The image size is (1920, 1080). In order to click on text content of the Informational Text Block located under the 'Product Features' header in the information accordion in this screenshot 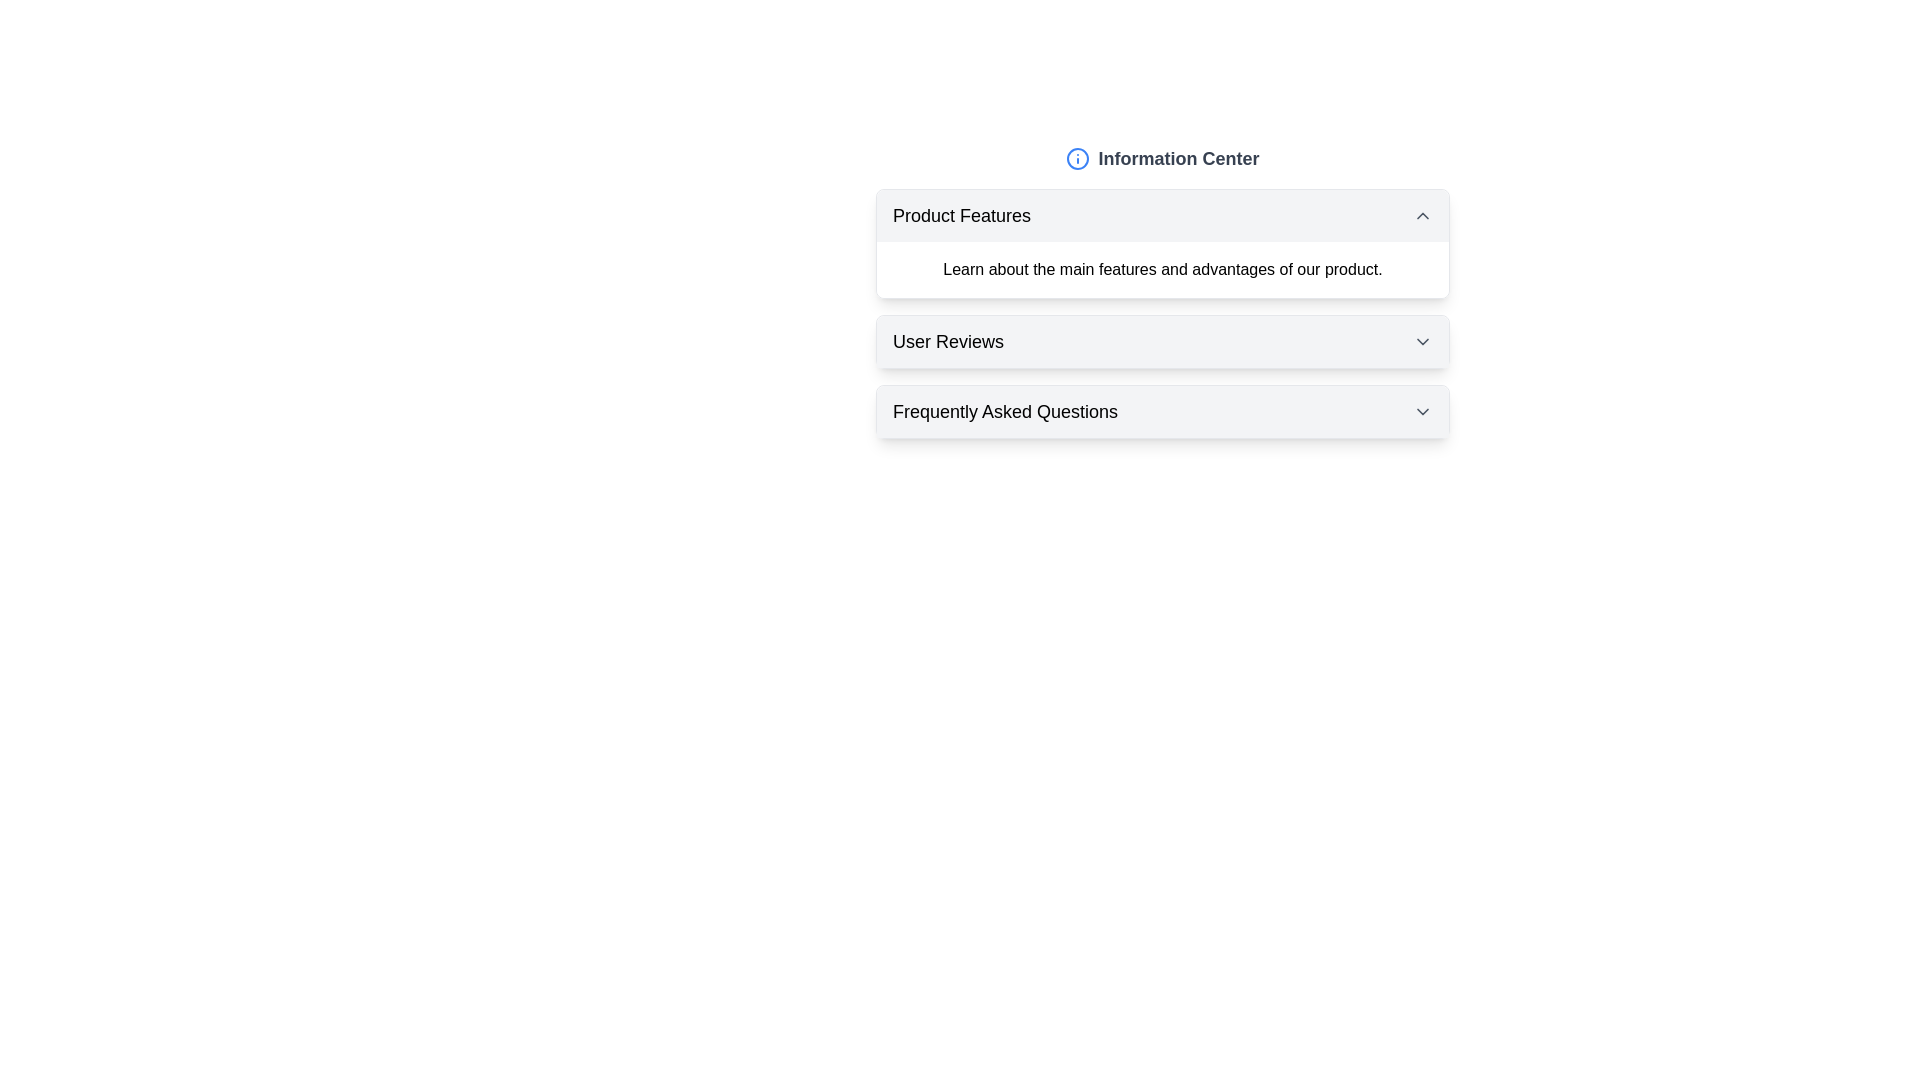, I will do `click(1162, 270)`.